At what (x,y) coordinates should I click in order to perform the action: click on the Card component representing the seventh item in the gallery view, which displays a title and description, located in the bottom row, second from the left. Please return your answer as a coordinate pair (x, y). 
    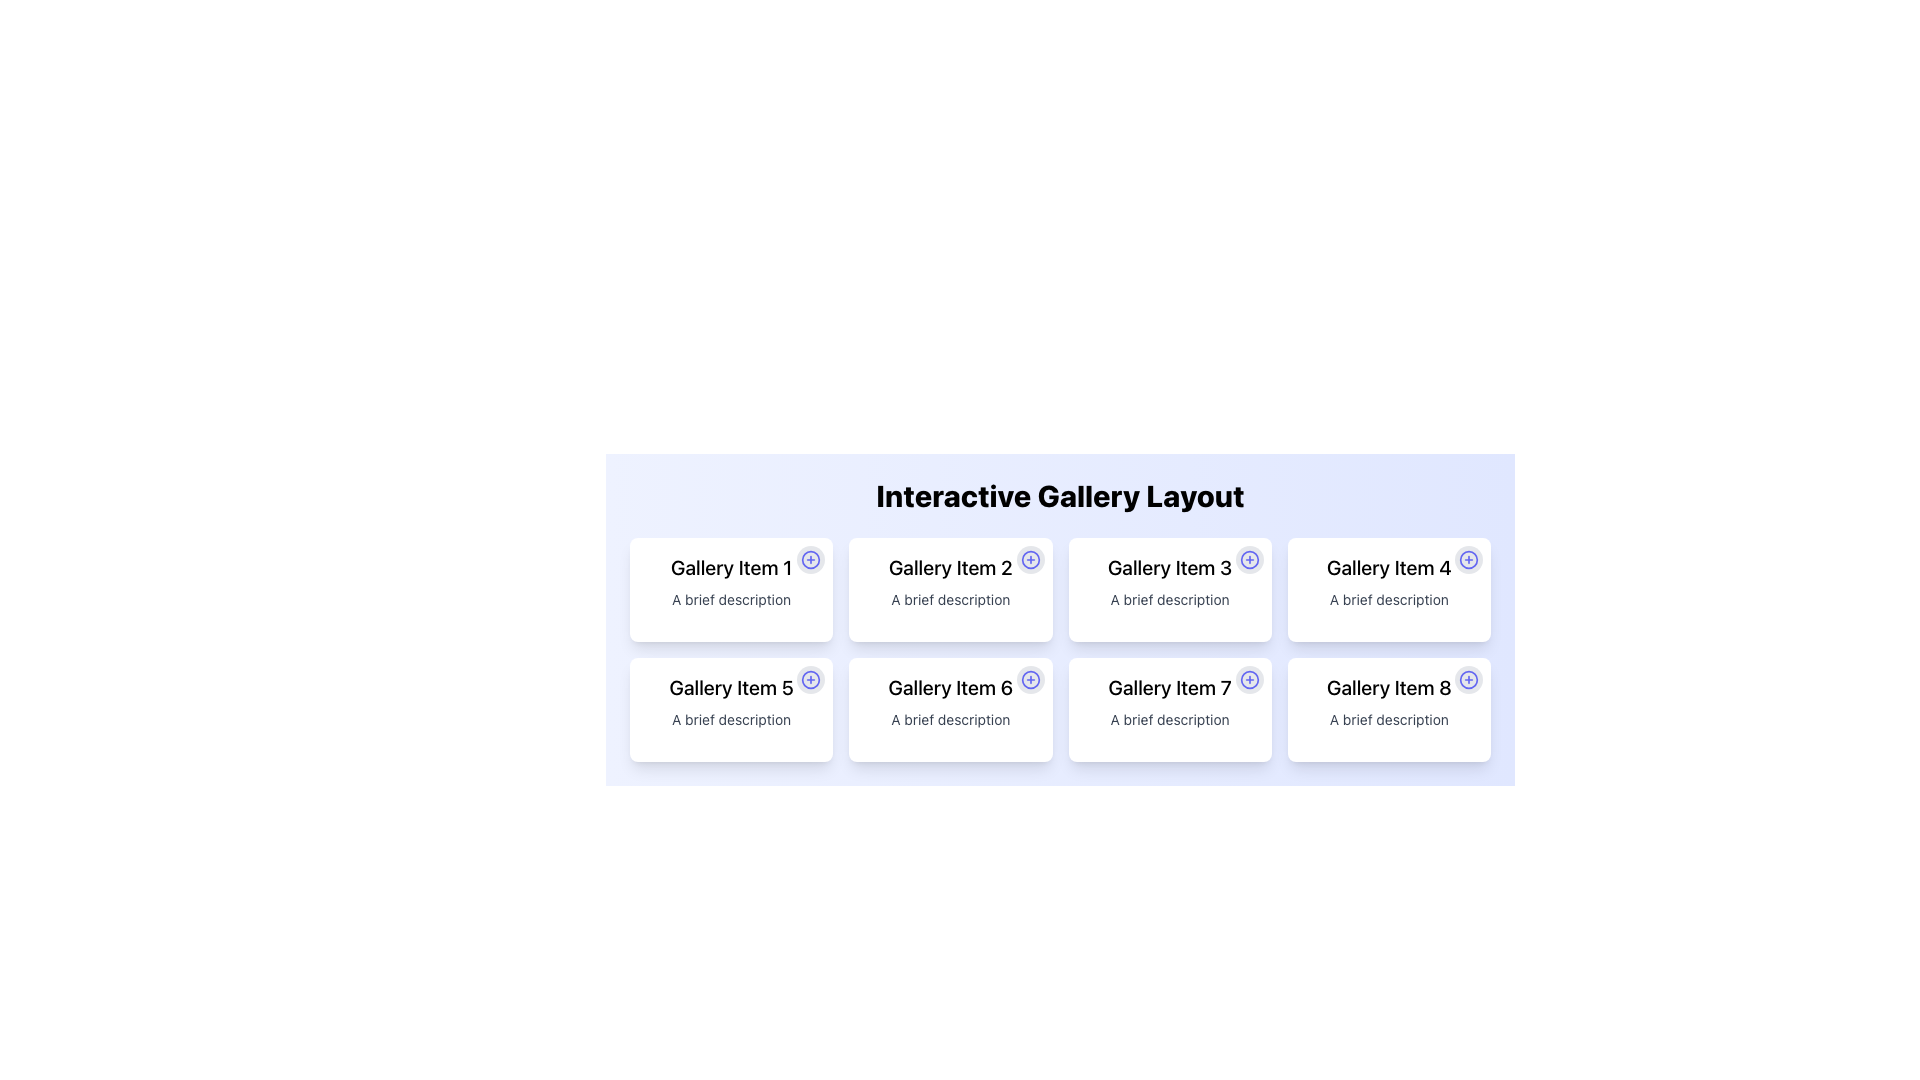
    Looking at the image, I should click on (1170, 708).